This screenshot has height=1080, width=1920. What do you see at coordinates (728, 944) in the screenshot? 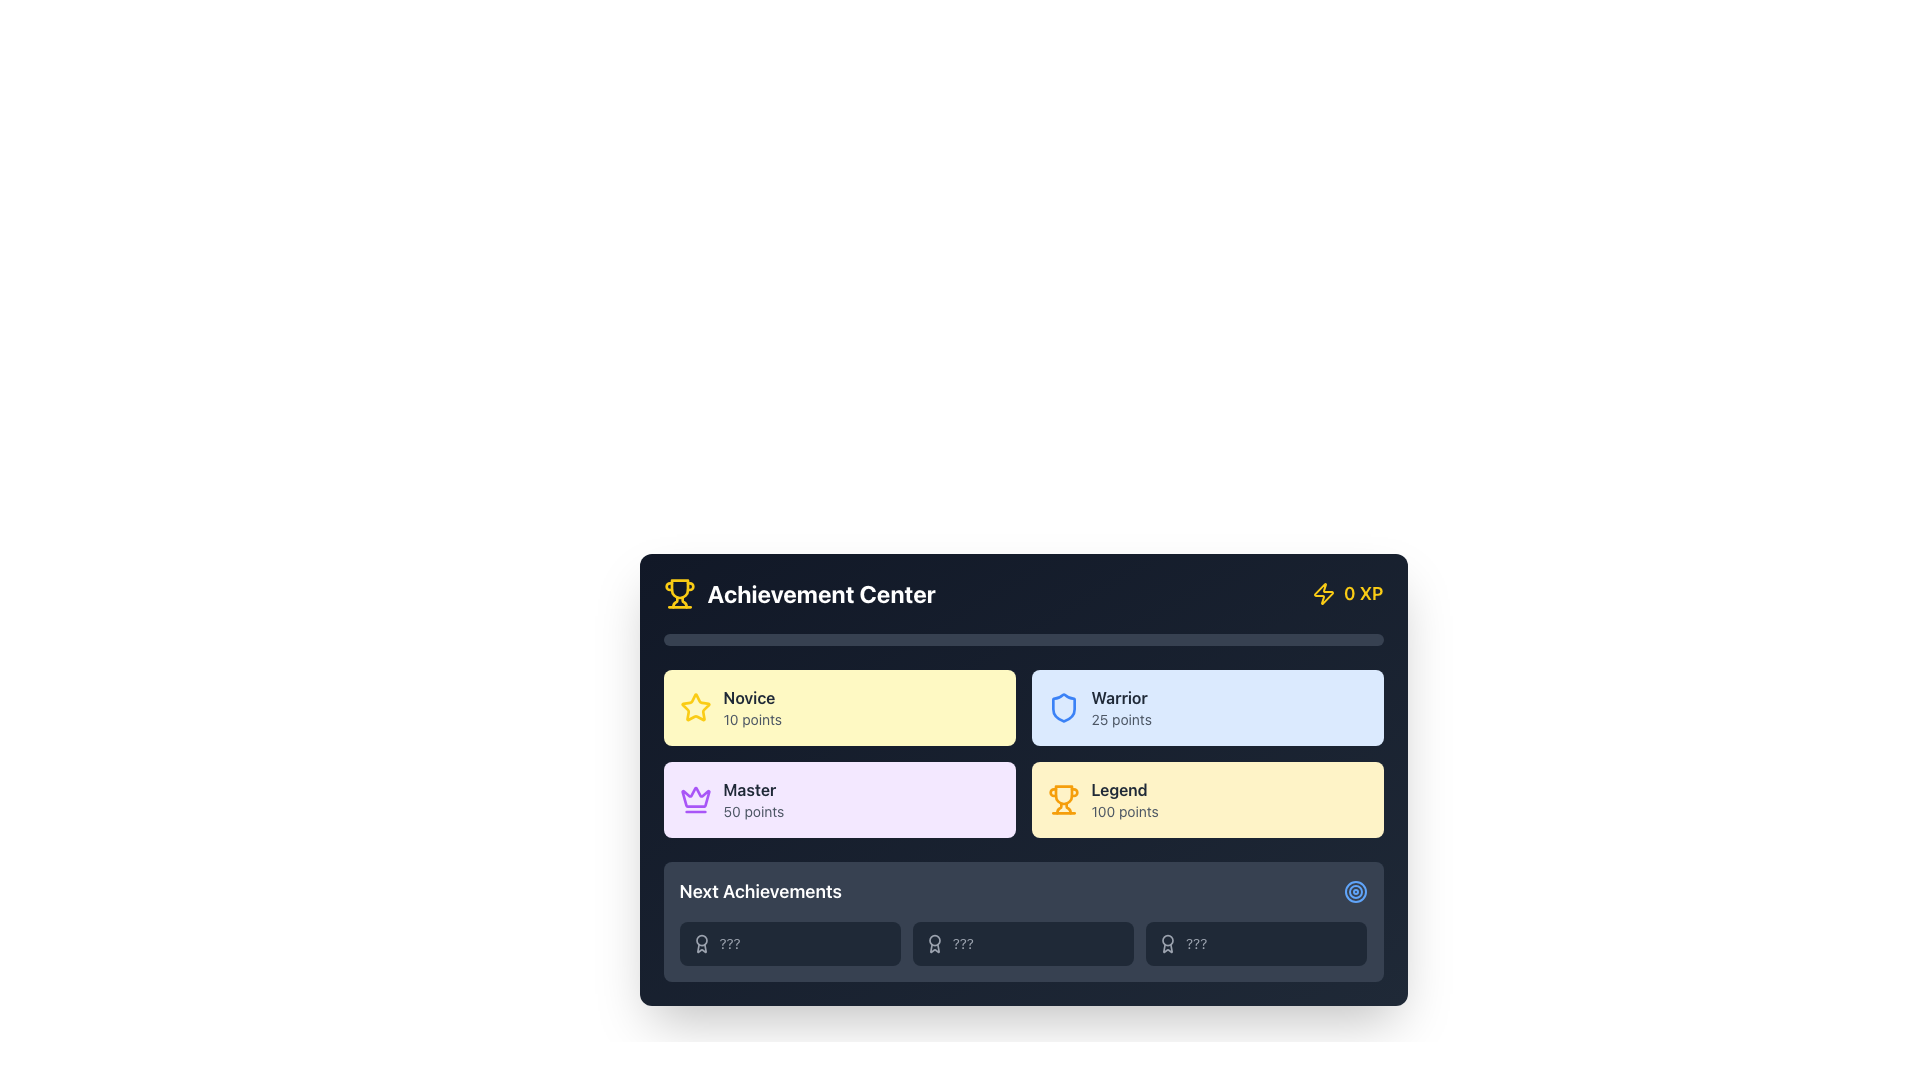
I see `the descriptive Text label styled in gray, located in the bottom row of the 'Next Achievements' section, positioned centrally between an icon and other similar elements` at bounding box center [728, 944].